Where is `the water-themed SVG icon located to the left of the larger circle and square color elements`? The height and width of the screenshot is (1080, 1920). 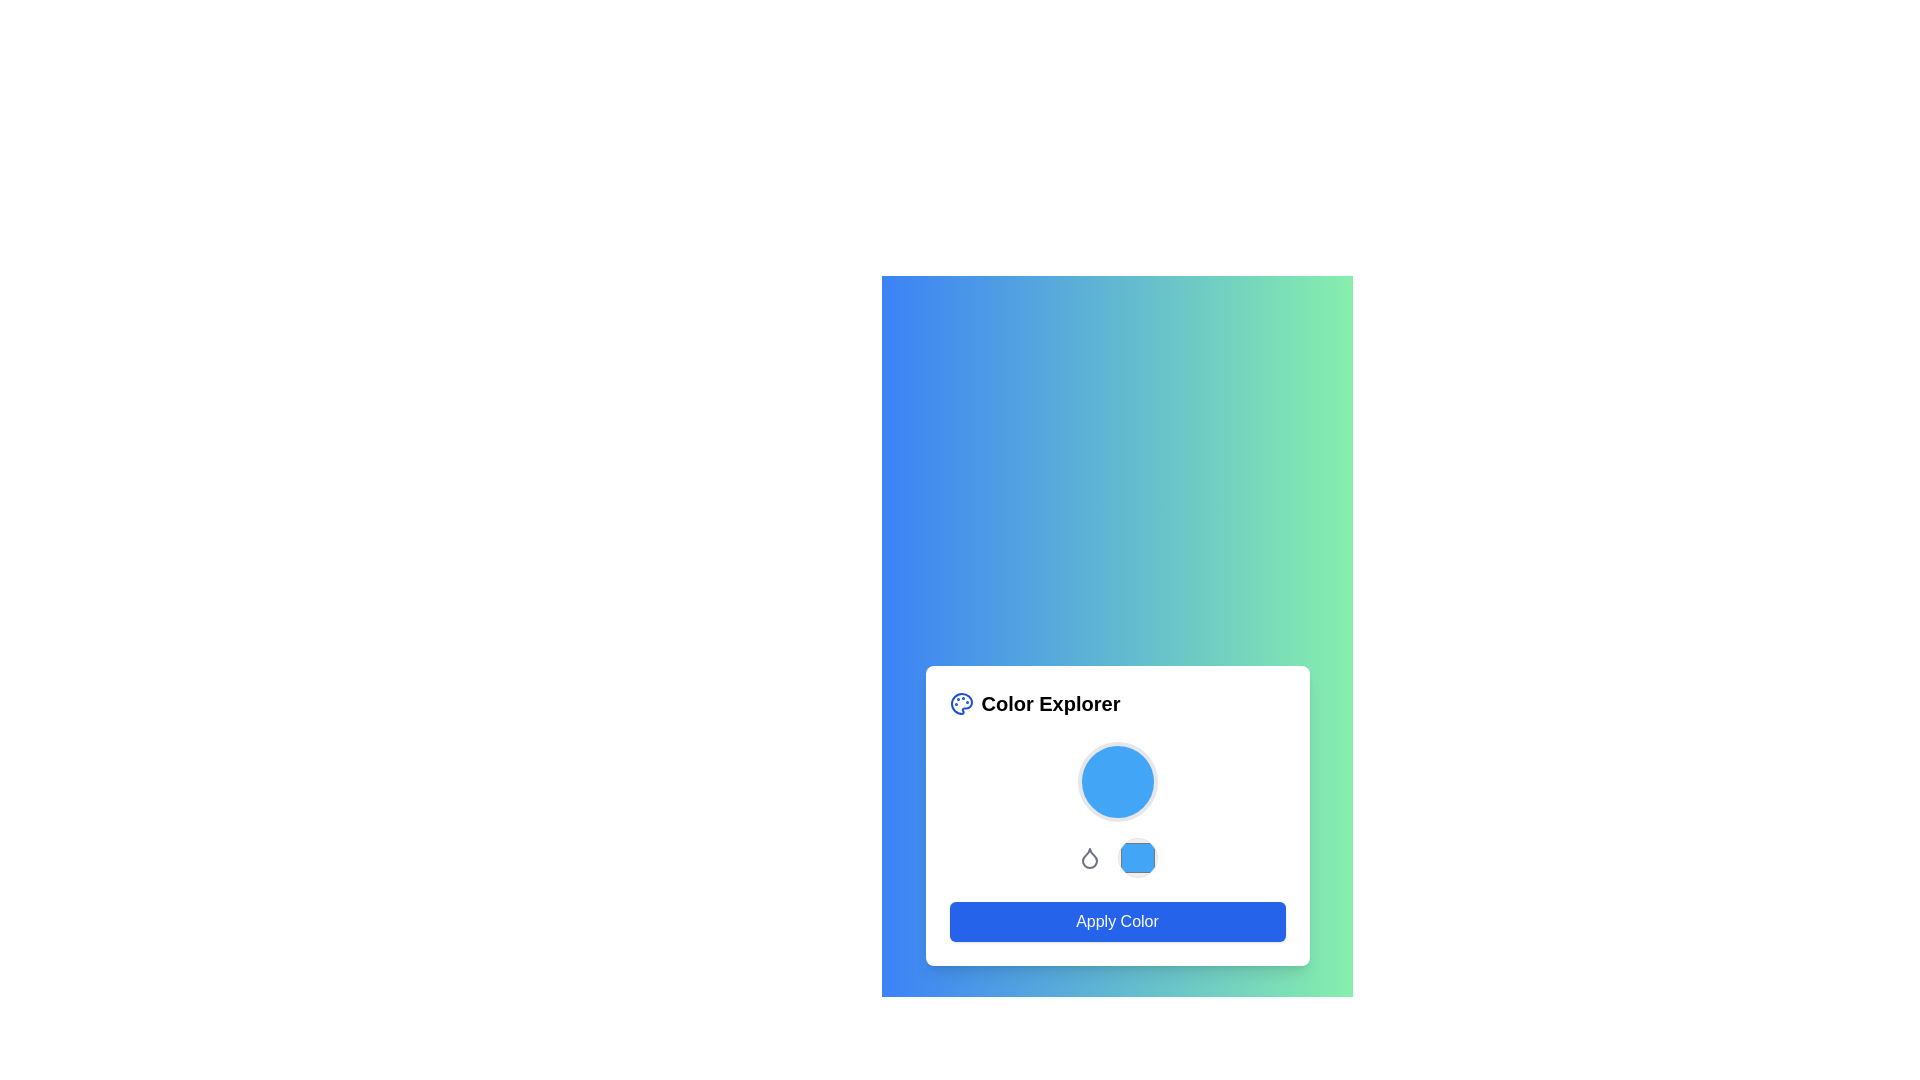
the water-themed SVG icon located to the left of the larger circle and square color elements is located at coordinates (1088, 856).